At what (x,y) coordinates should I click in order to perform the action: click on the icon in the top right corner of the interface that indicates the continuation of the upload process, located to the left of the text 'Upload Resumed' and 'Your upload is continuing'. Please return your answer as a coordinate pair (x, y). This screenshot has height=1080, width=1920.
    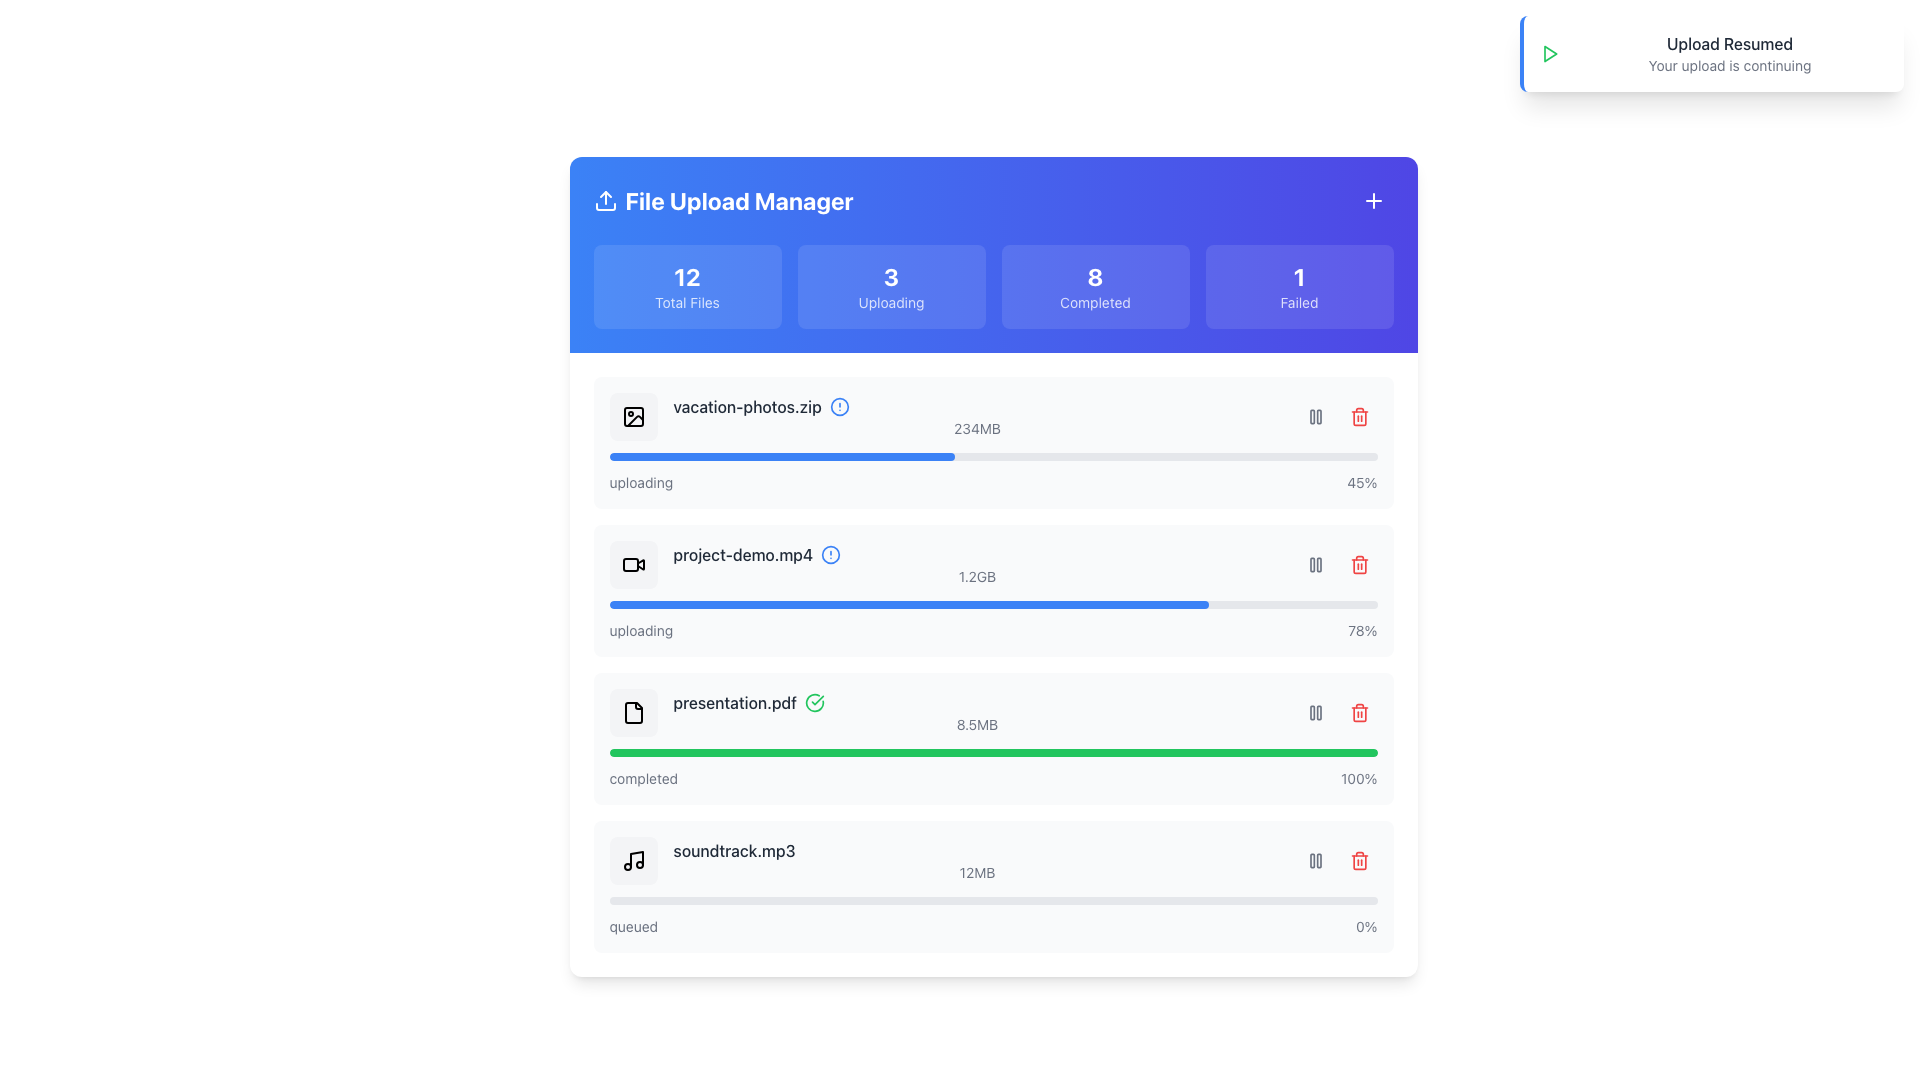
    Looking at the image, I should click on (1549, 53).